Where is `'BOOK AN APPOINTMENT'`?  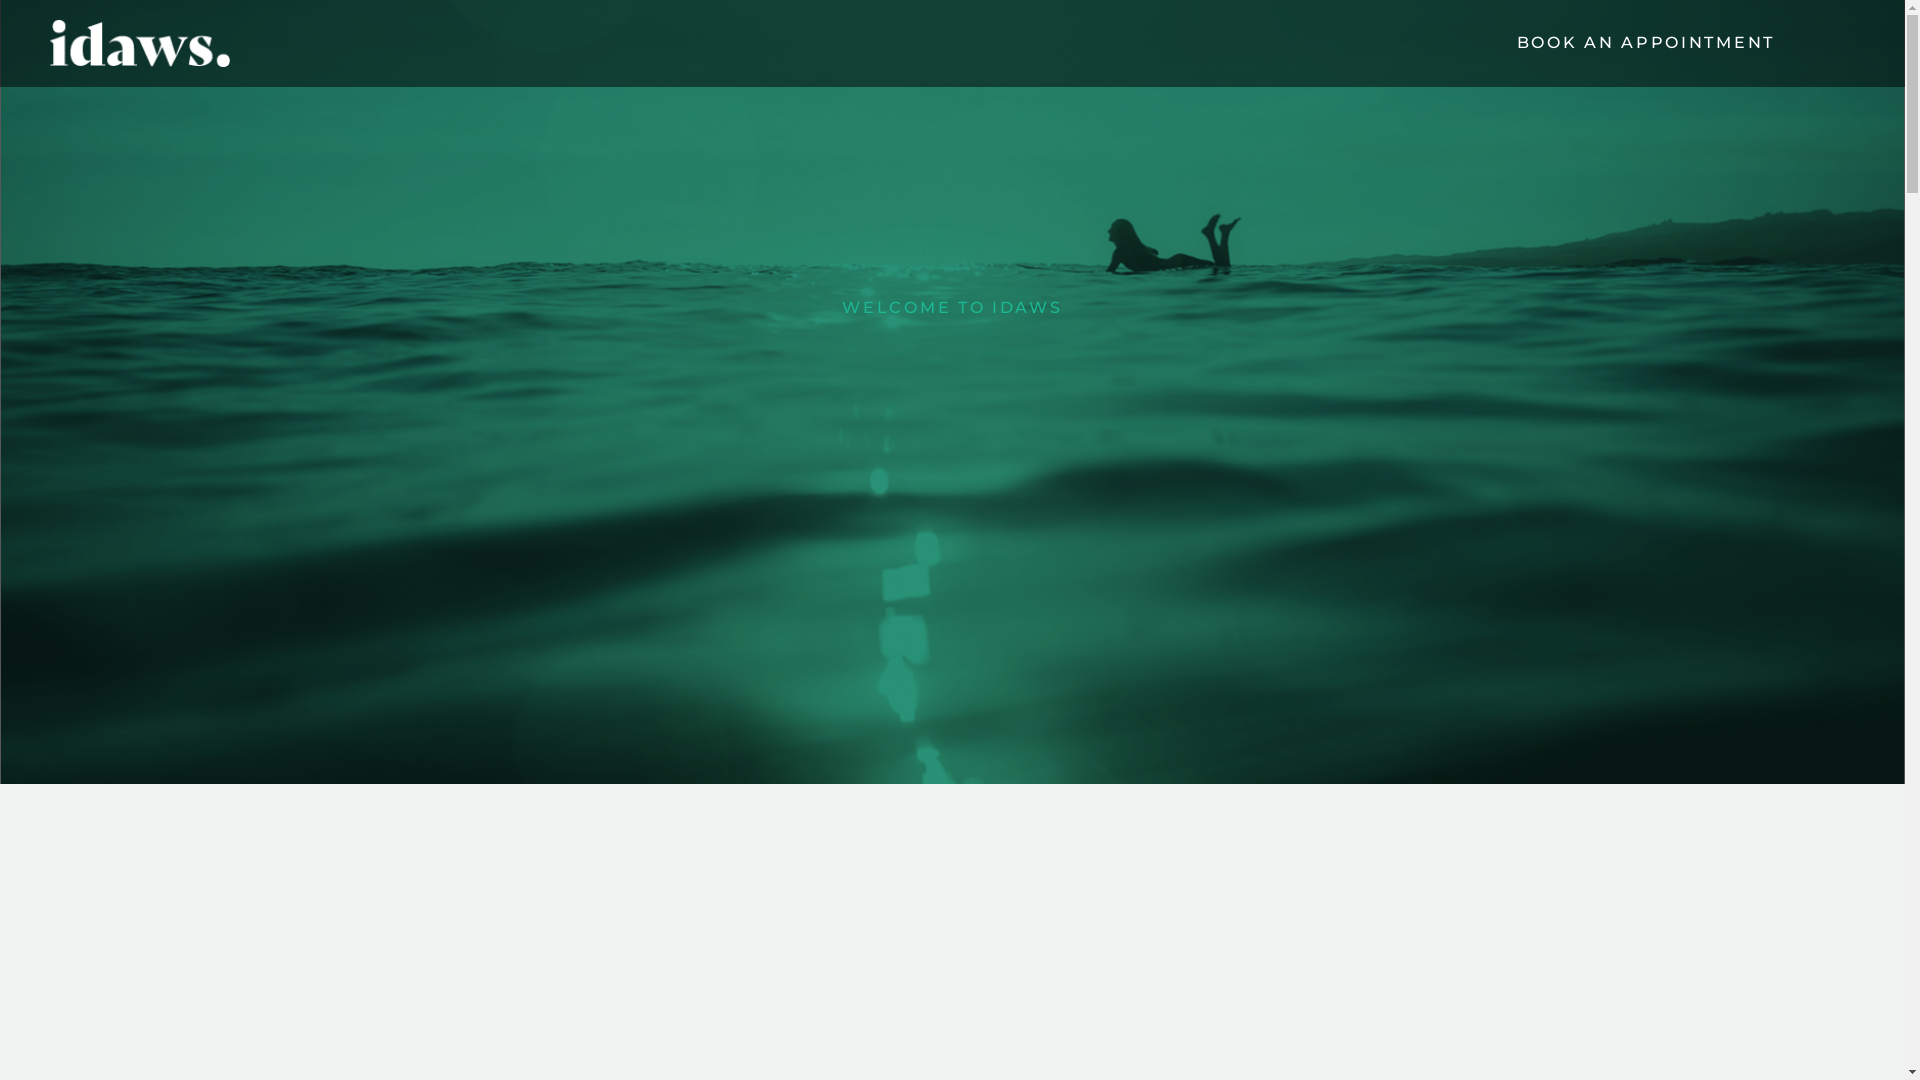 'BOOK AN APPOINTMENT' is located at coordinates (1646, 42).